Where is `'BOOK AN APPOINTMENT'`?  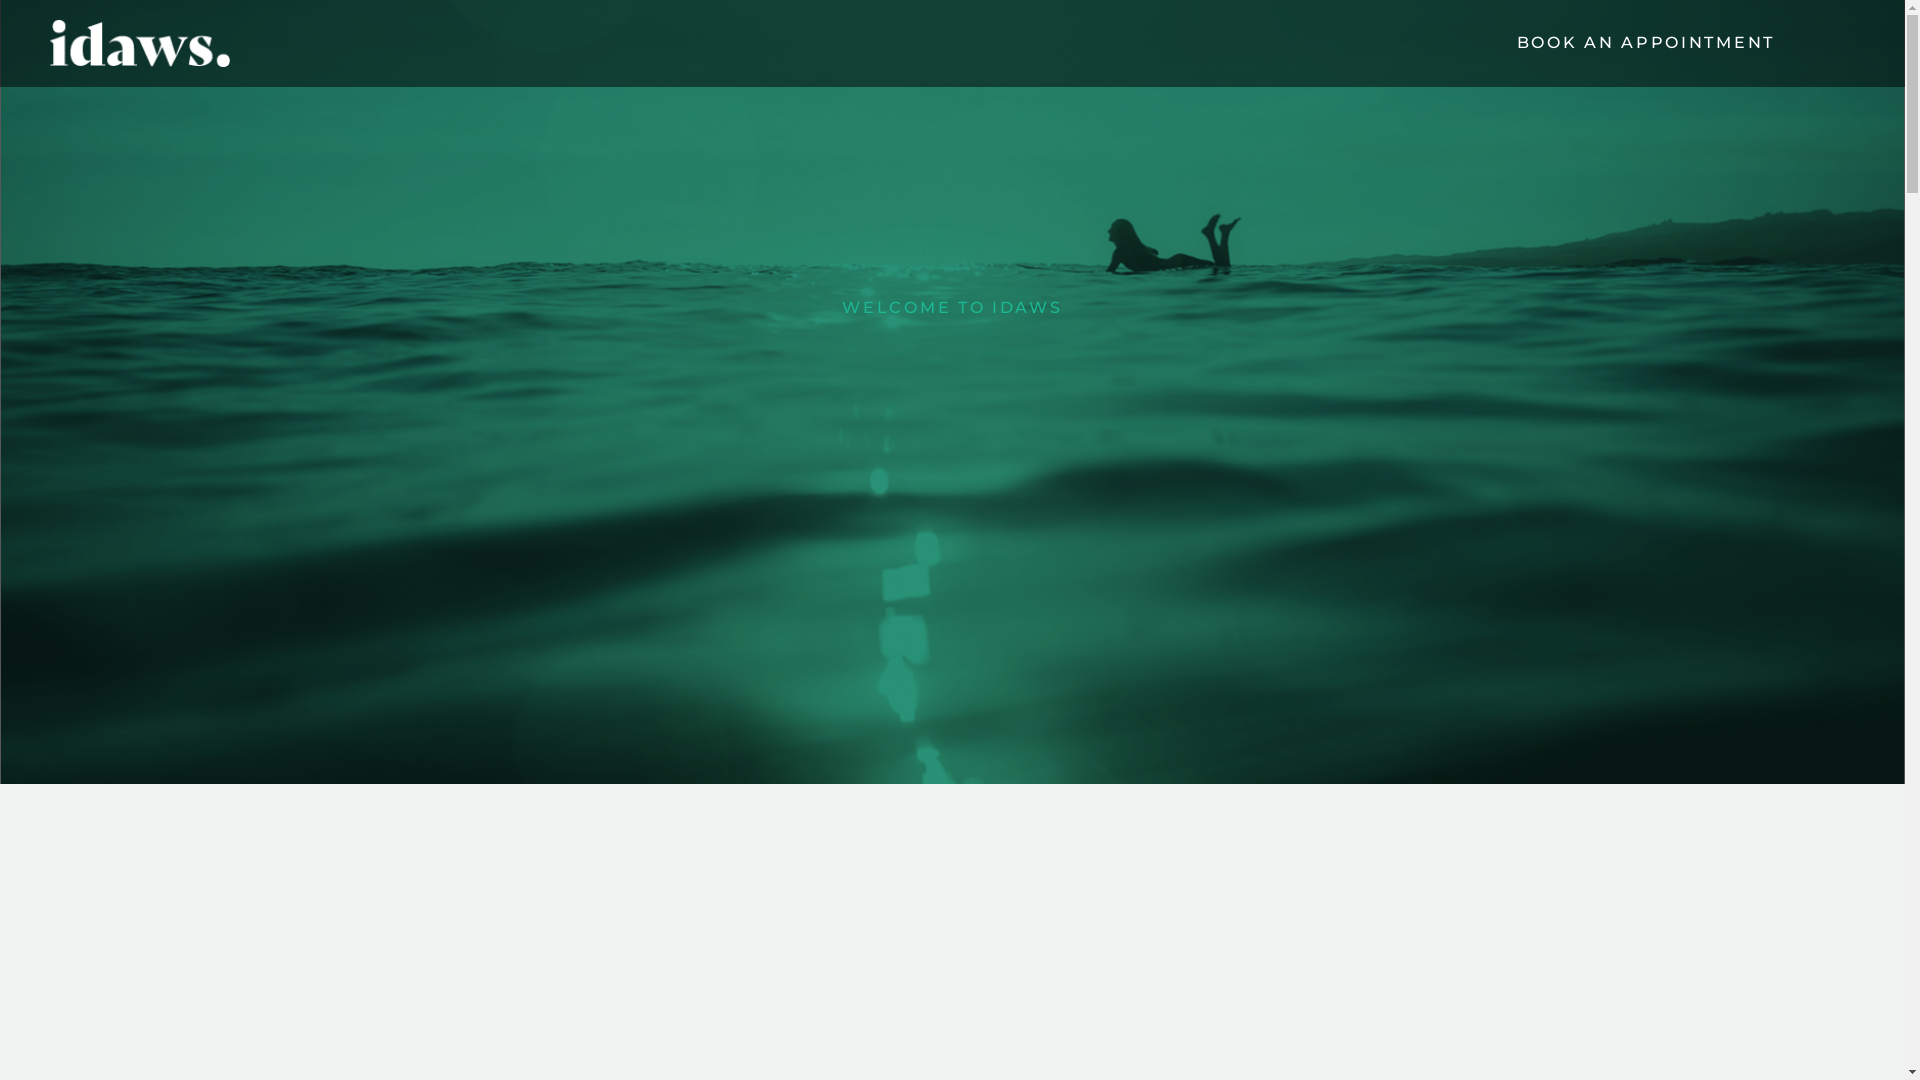 'BOOK AN APPOINTMENT' is located at coordinates (1646, 42).